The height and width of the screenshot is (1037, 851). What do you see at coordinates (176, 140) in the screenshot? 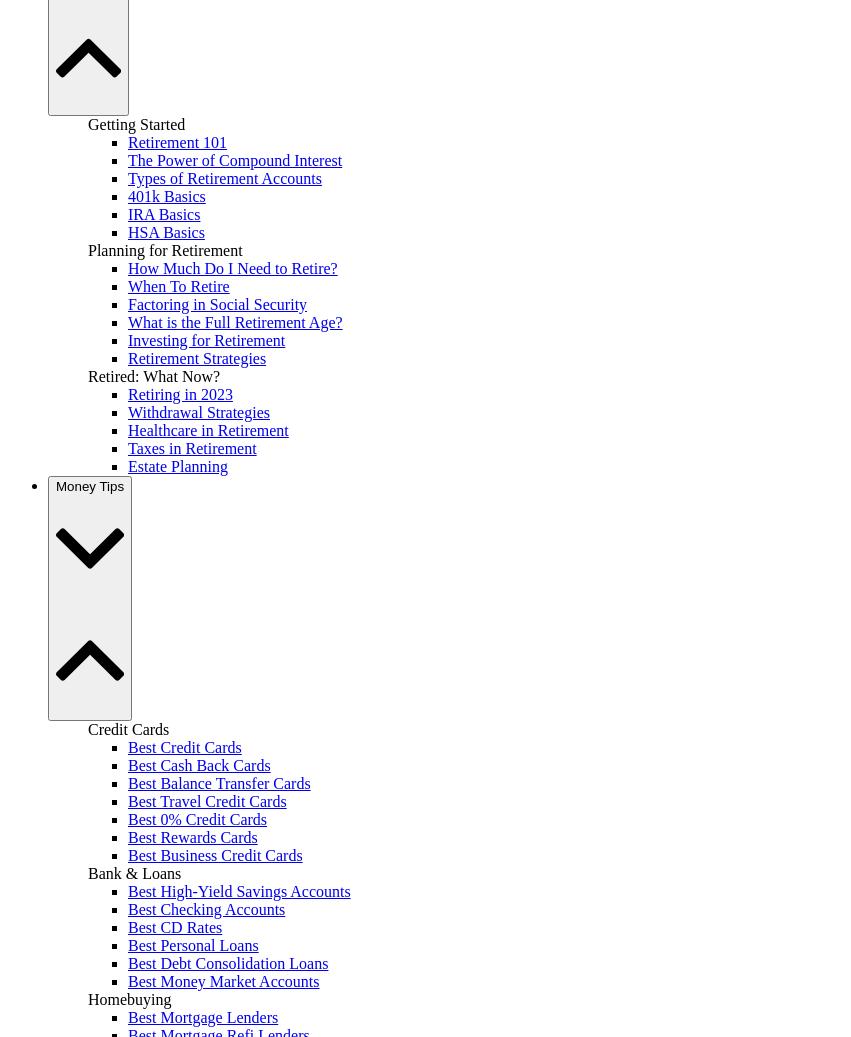
I see `'Retirement 101'` at bounding box center [176, 140].